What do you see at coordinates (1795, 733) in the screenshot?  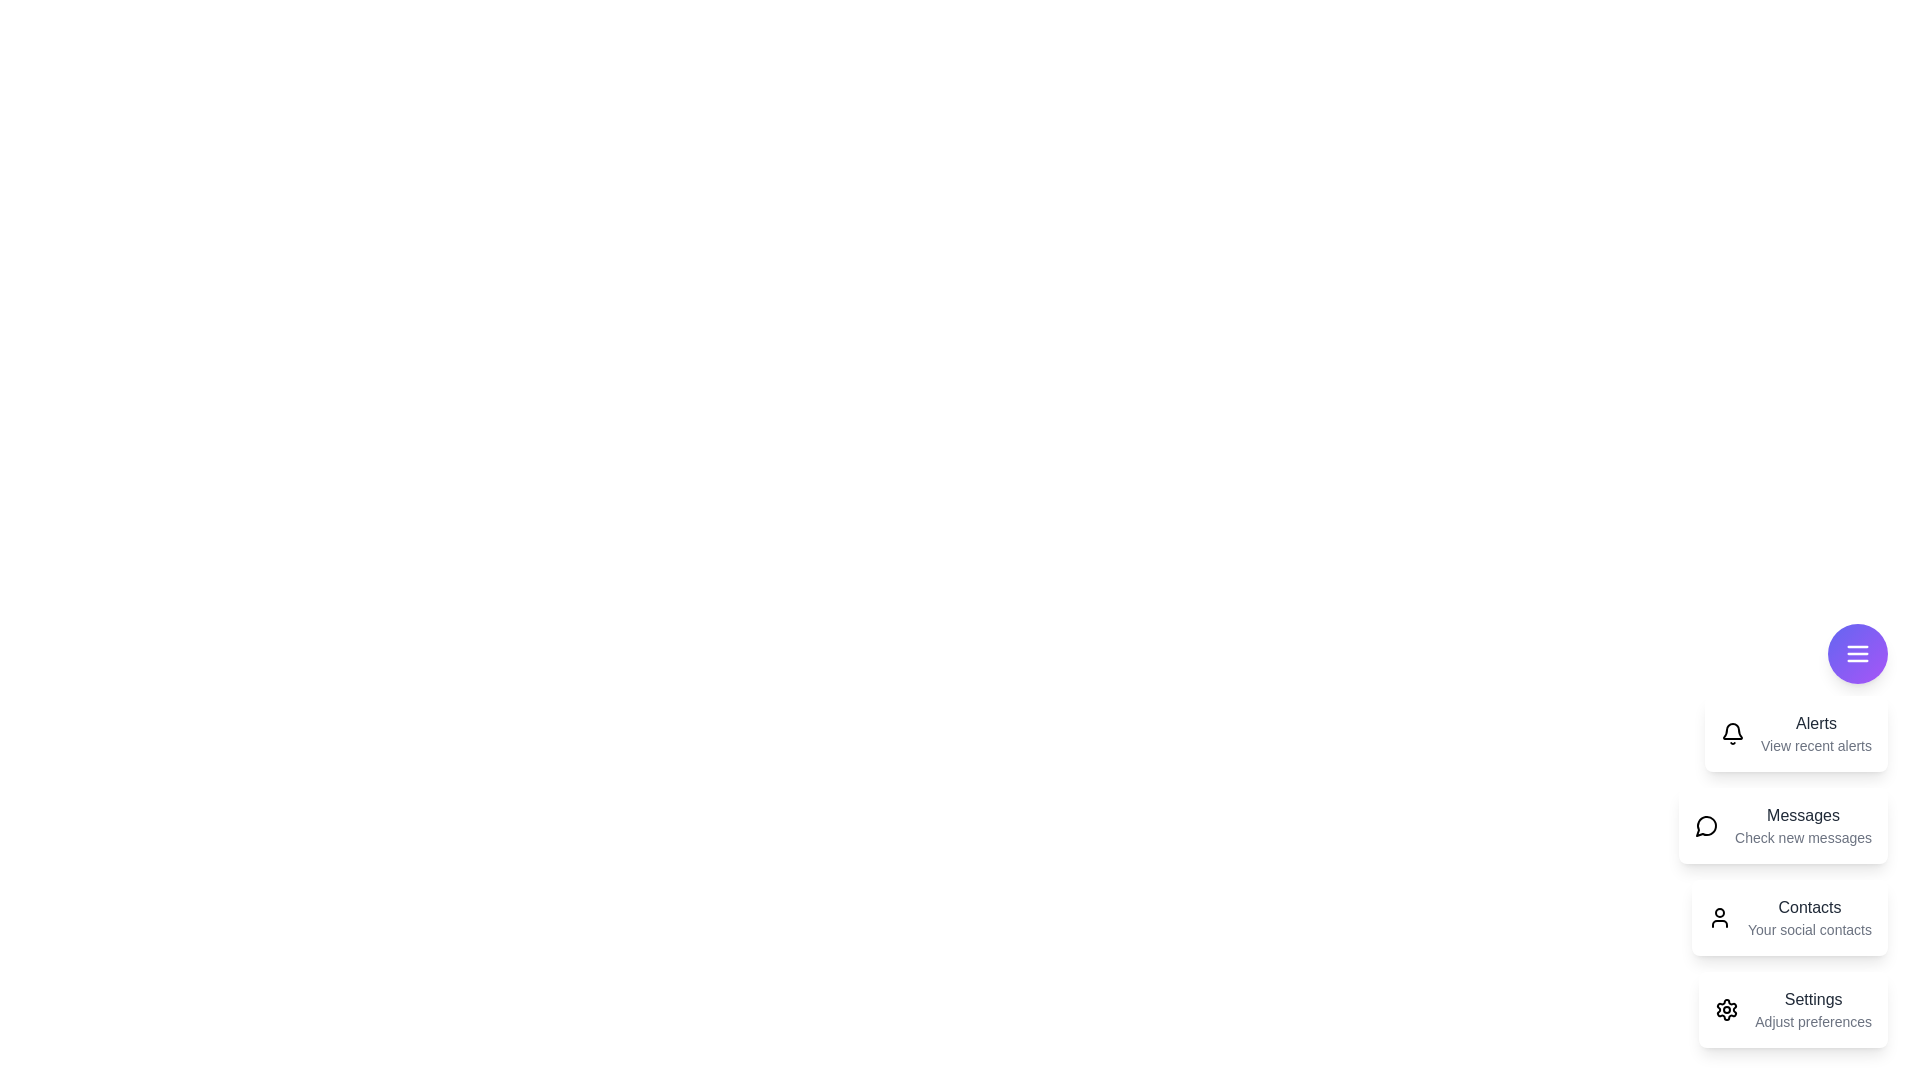 I see `the 'Alerts' card to view recent alerts` at bounding box center [1795, 733].